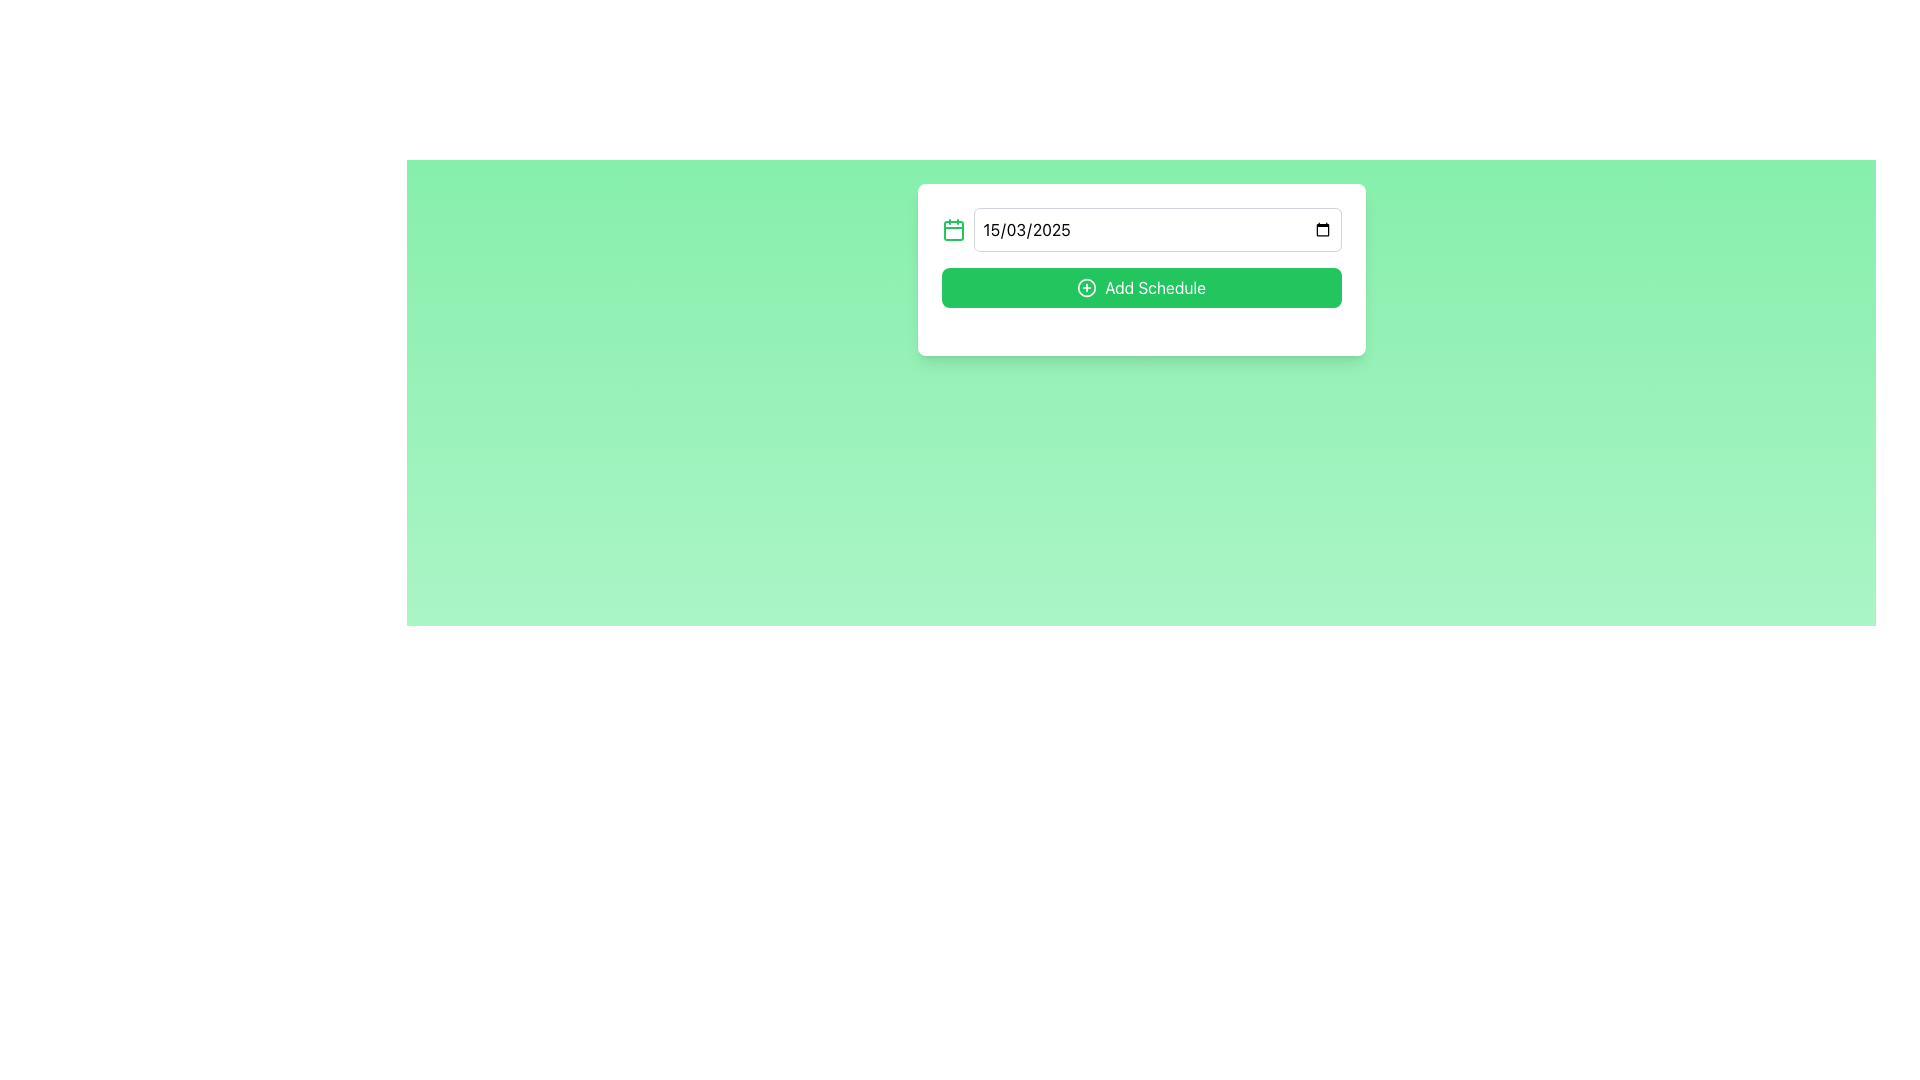 This screenshot has height=1080, width=1920. I want to click on the SVG Circle element that is part of the '+' icon, located to the left of the 'Add Schedule' text in the green rectangular button at the bottom of the interface card, so click(1086, 288).